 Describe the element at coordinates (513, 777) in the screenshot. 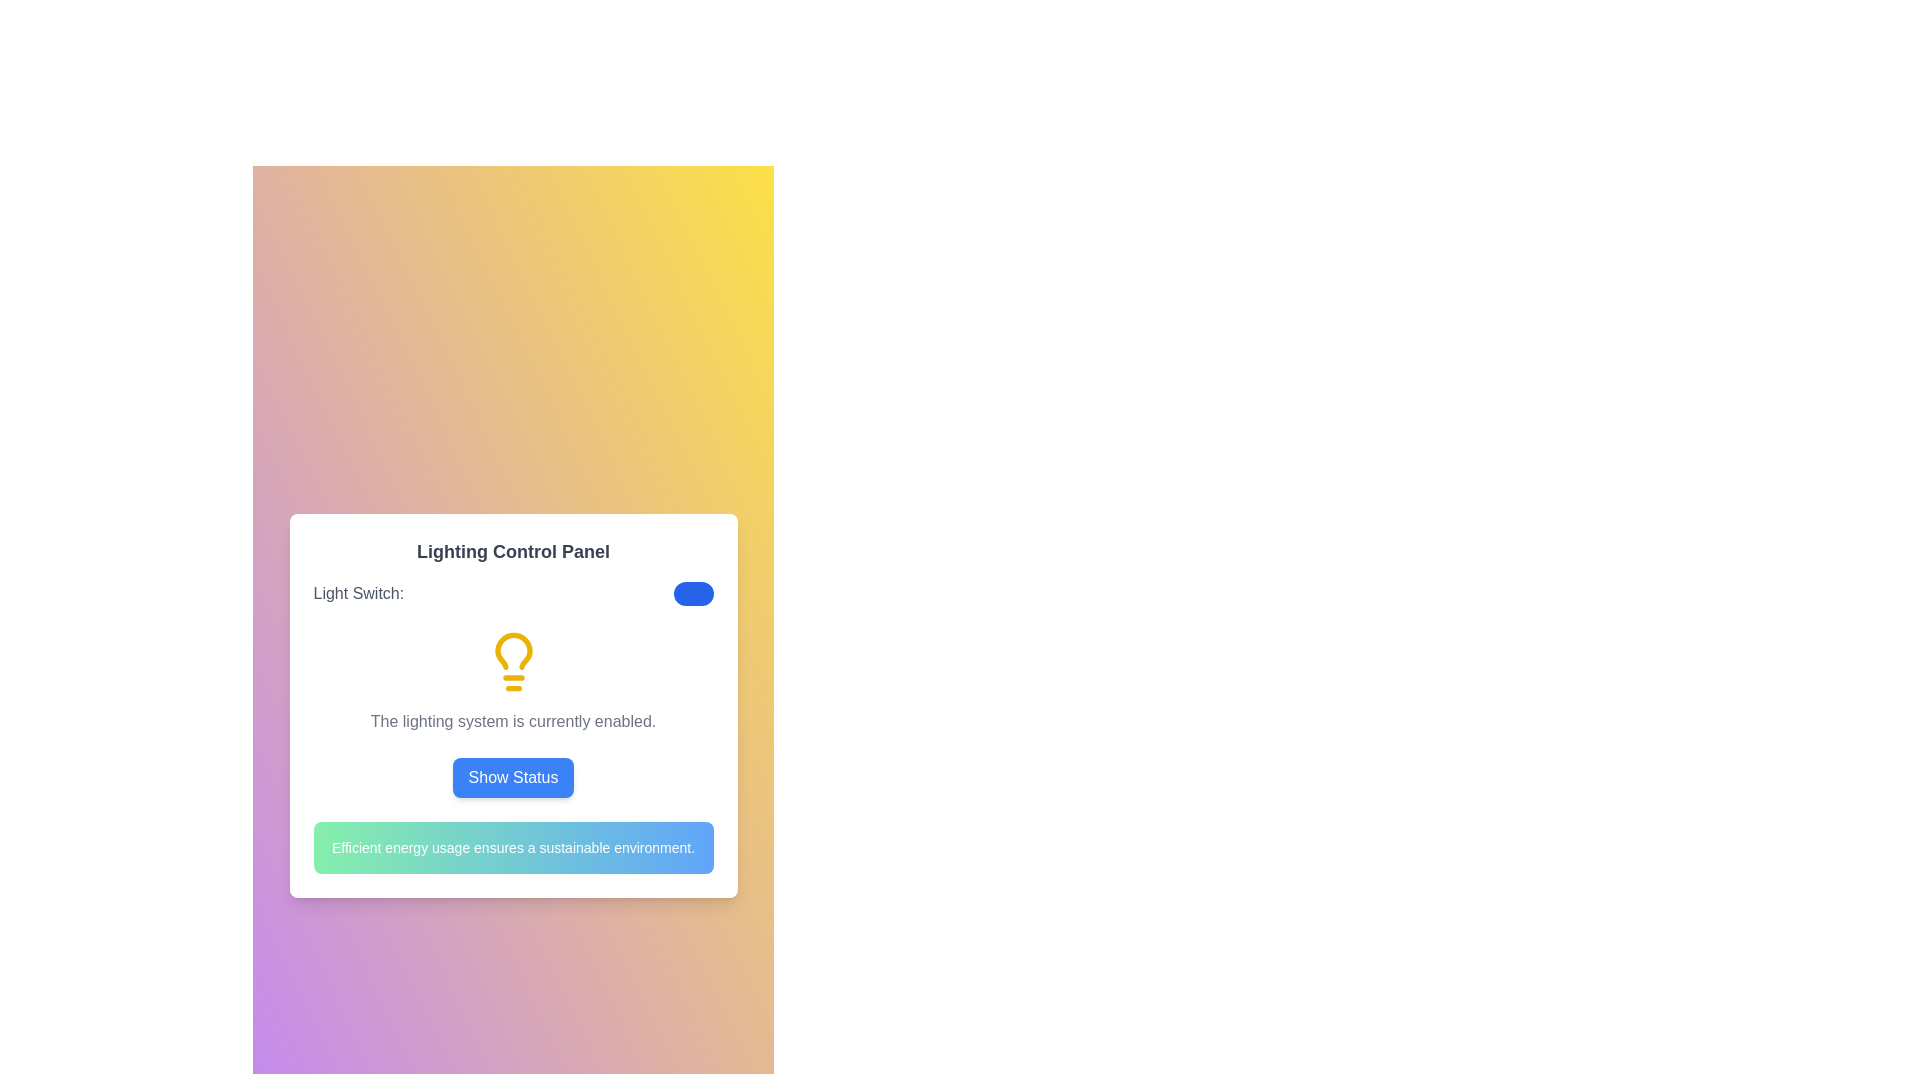

I see `the blue 'Show Status' button located at the bottom center of the 'Lighting Control Panel' section` at that location.